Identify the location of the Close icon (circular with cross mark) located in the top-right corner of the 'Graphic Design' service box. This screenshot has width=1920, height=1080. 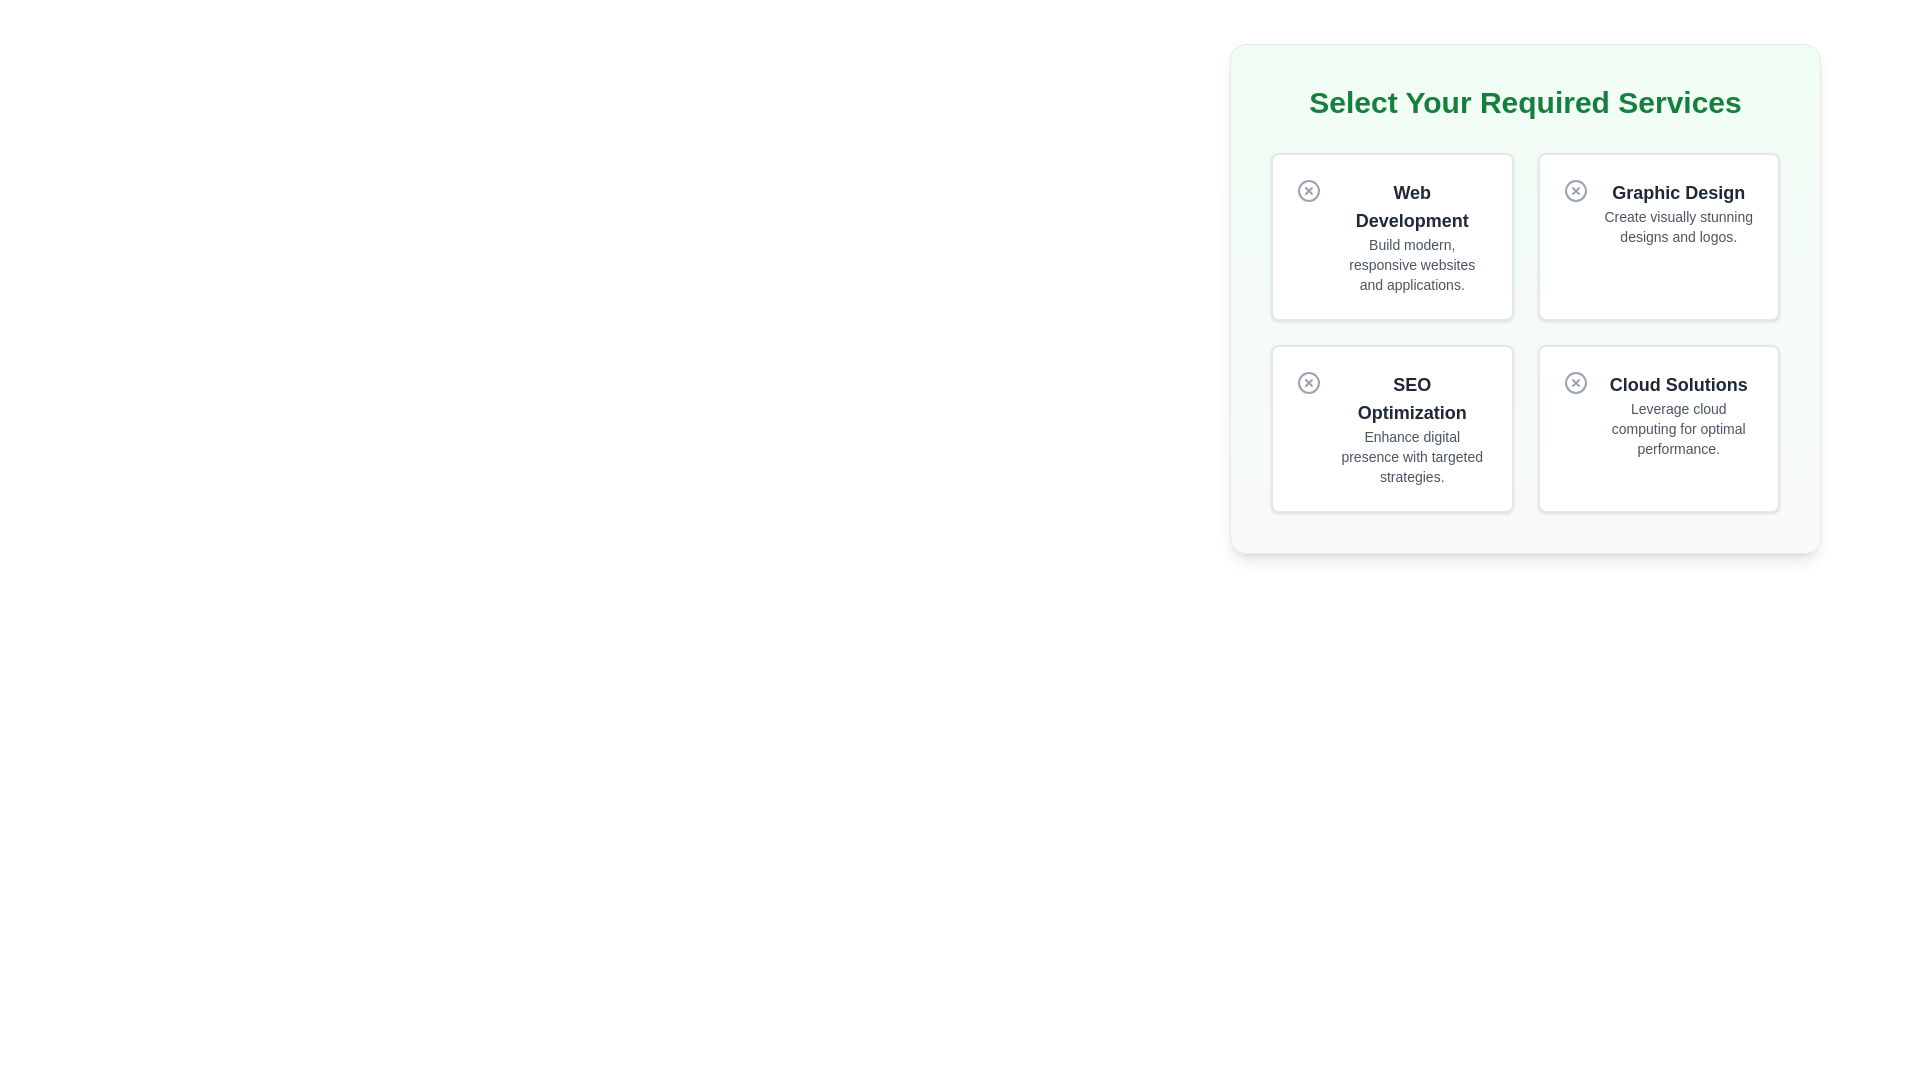
(1574, 191).